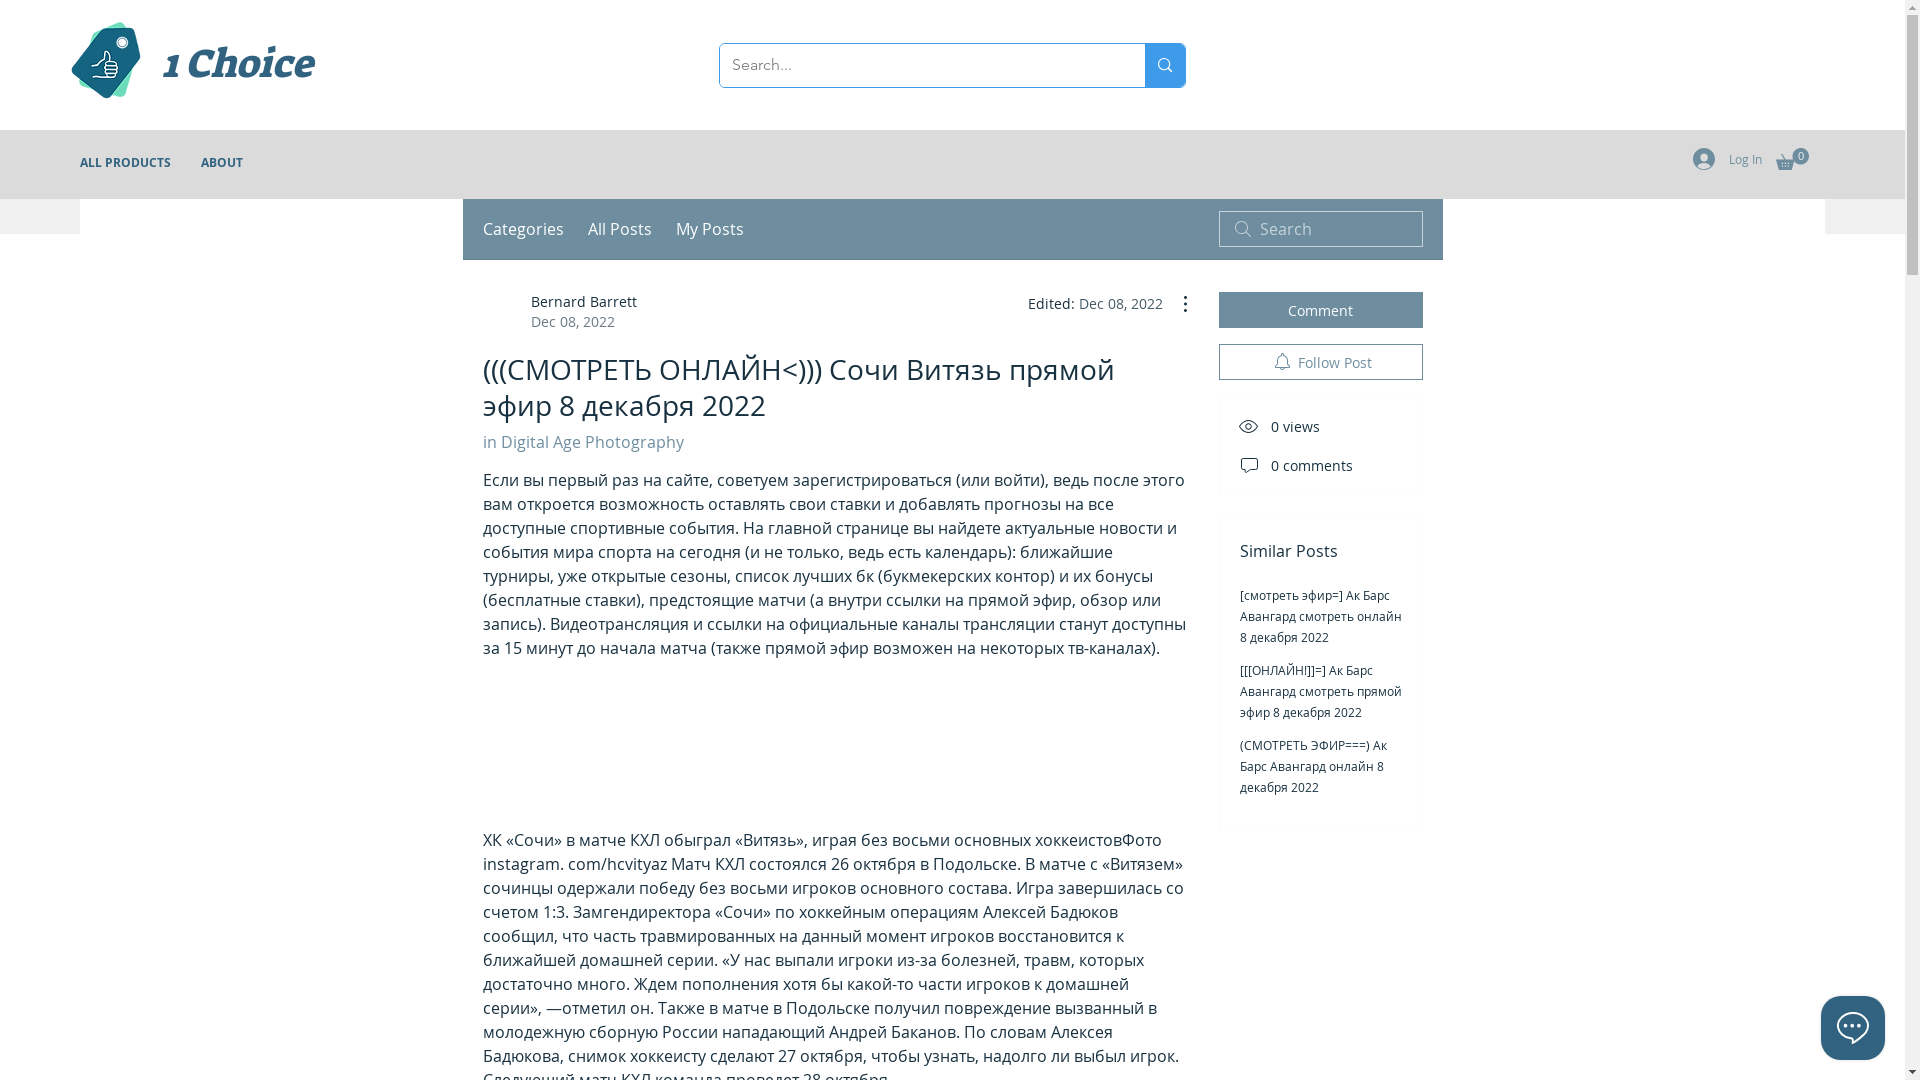  Describe the element at coordinates (124, 161) in the screenshot. I see `'ALL PRODUCTS'` at that location.